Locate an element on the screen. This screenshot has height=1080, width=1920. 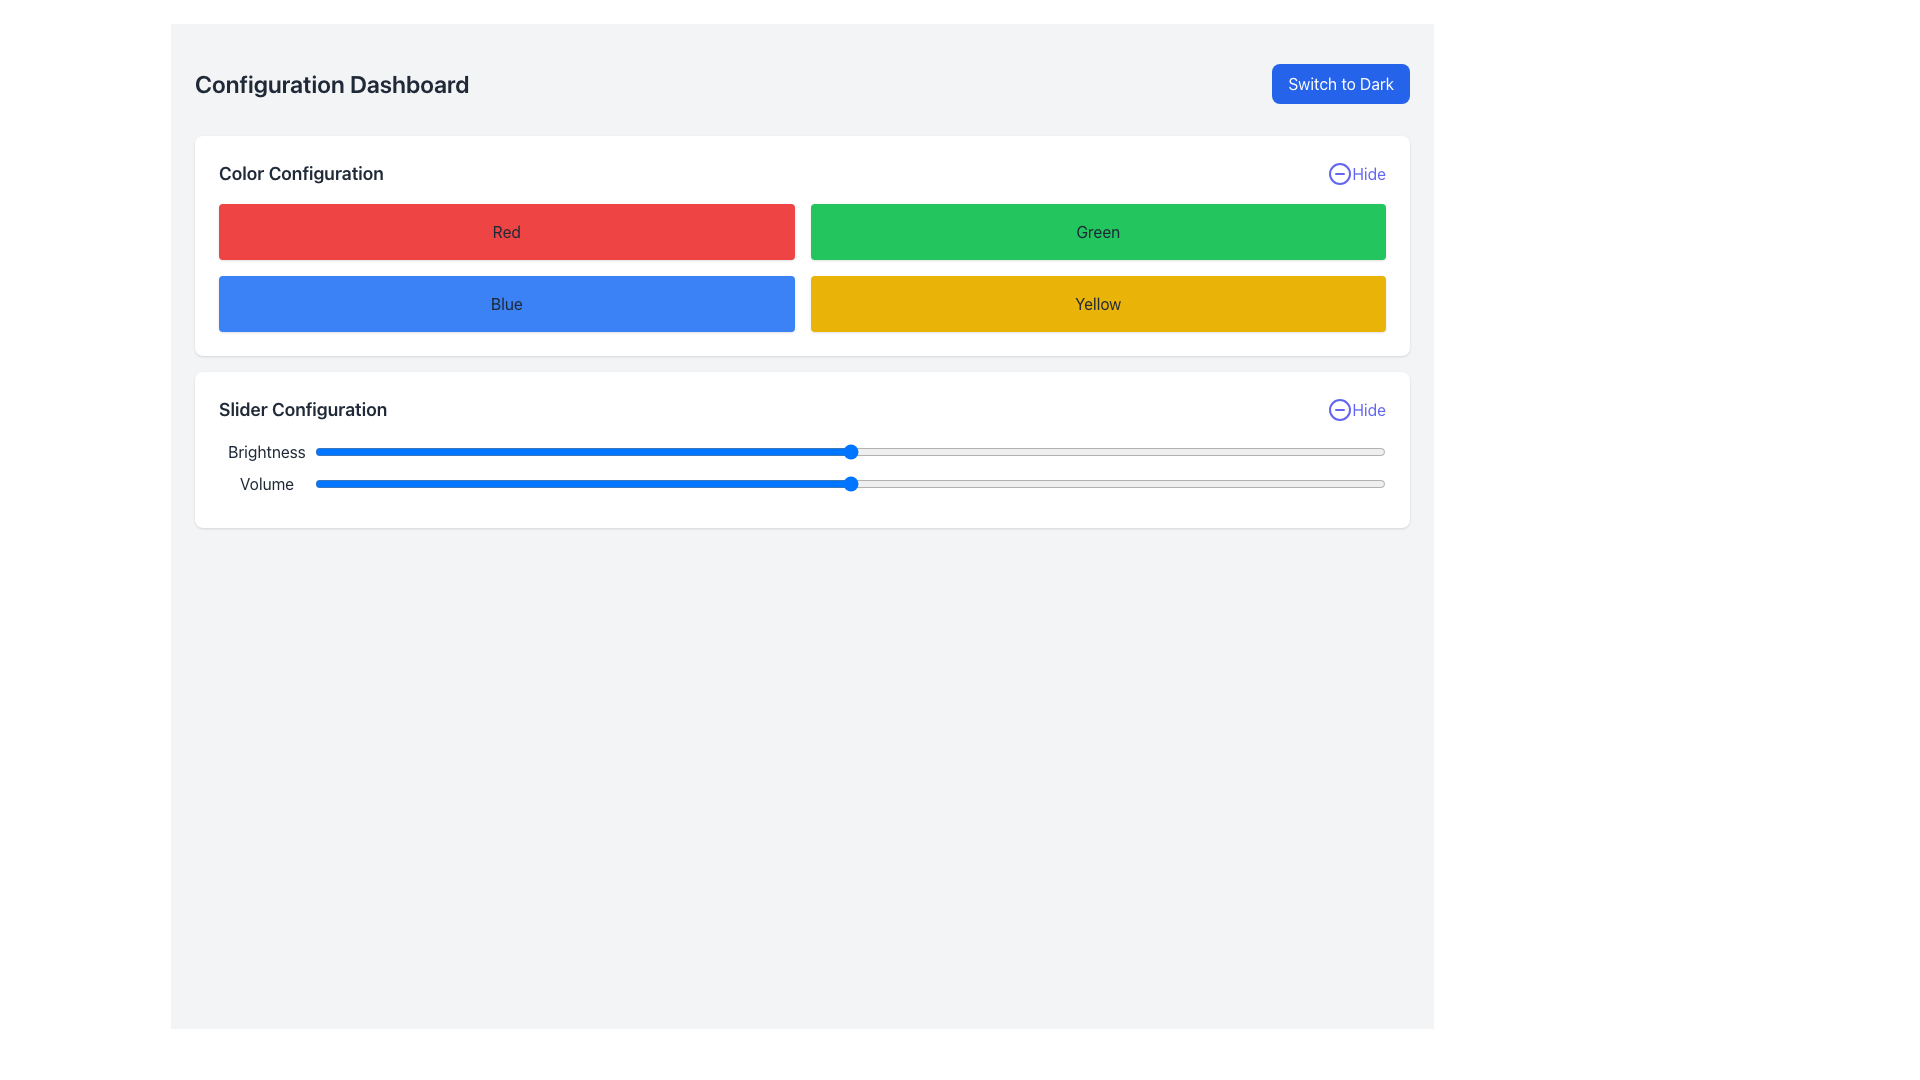
the brightness level is located at coordinates (400, 451).